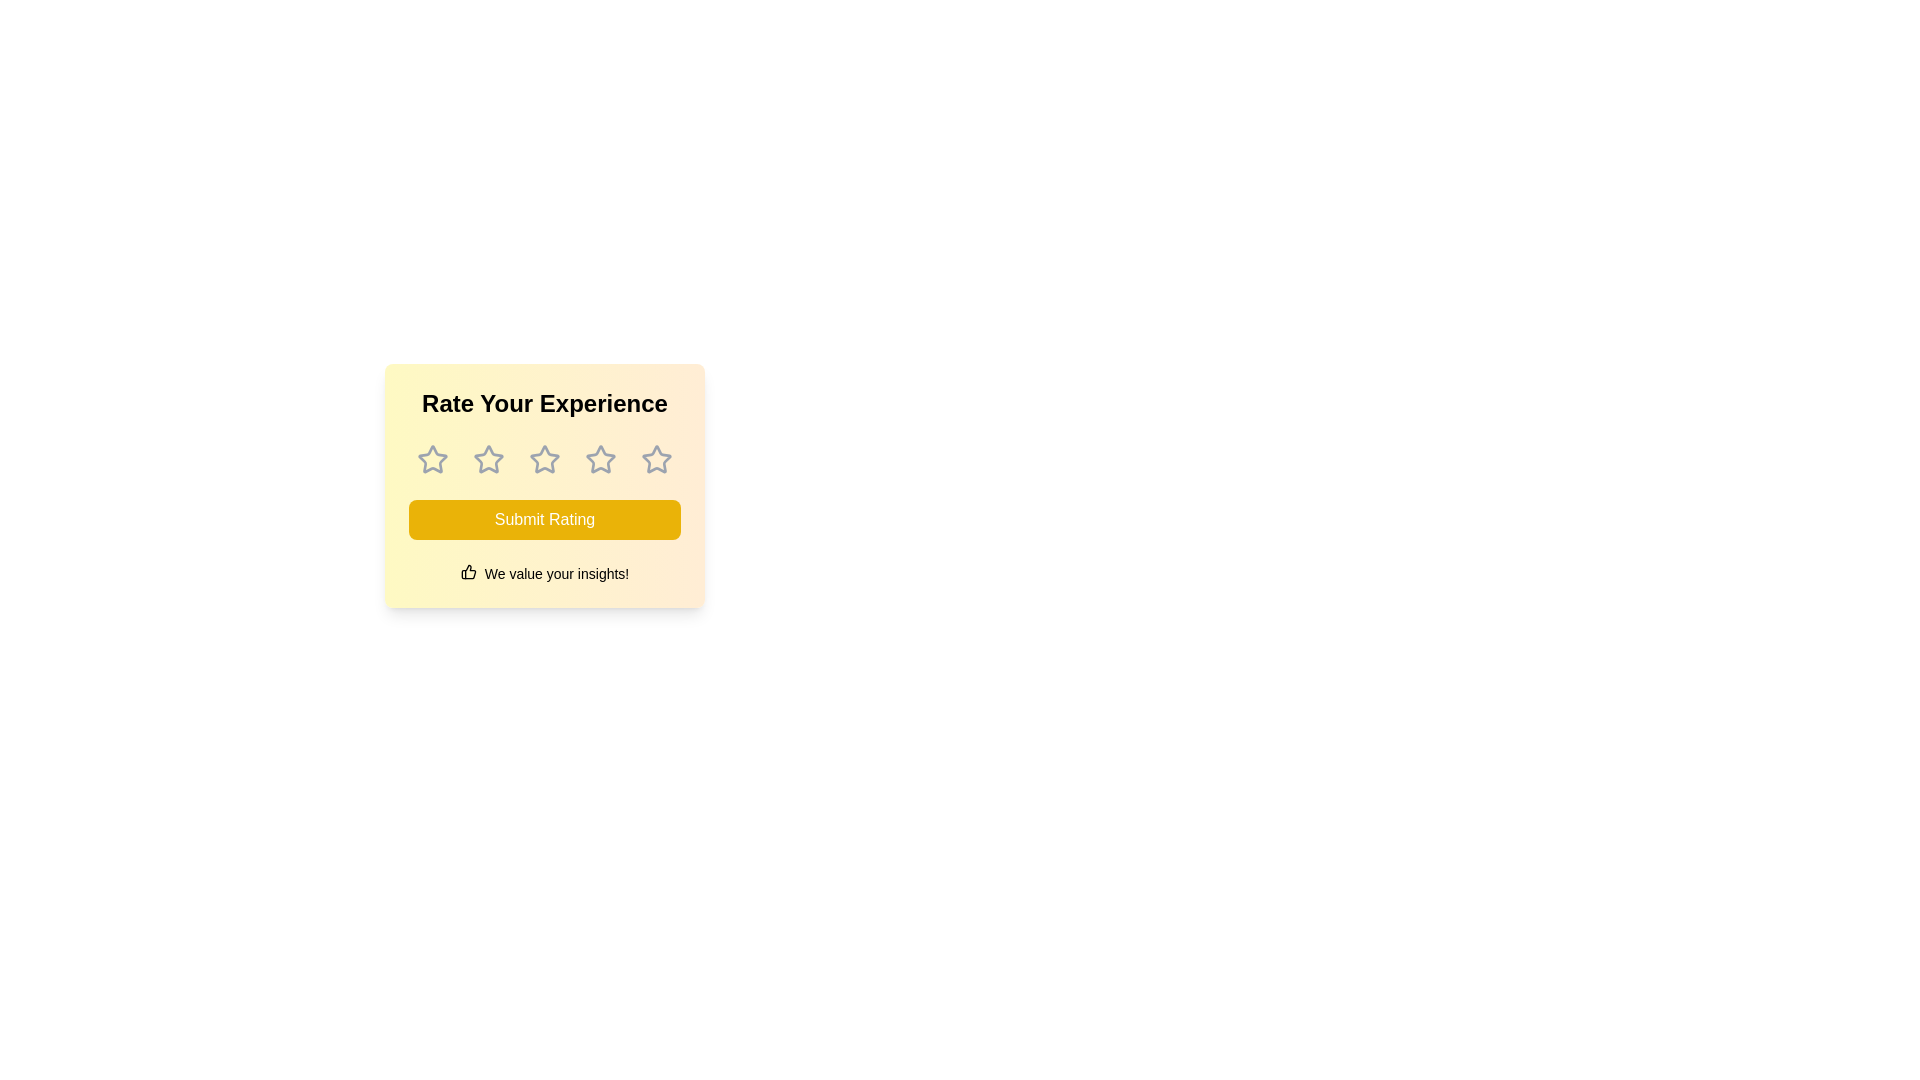 Image resolution: width=1920 pixels, height=1080 pixels. Describe the element at coordinates (545, 459) in the screenshot. I see `the Interactive Icon that represents a rating of 3 out of 5, located in the middle of a five-star rating system, above the 'Submit Rating' button` at that location.